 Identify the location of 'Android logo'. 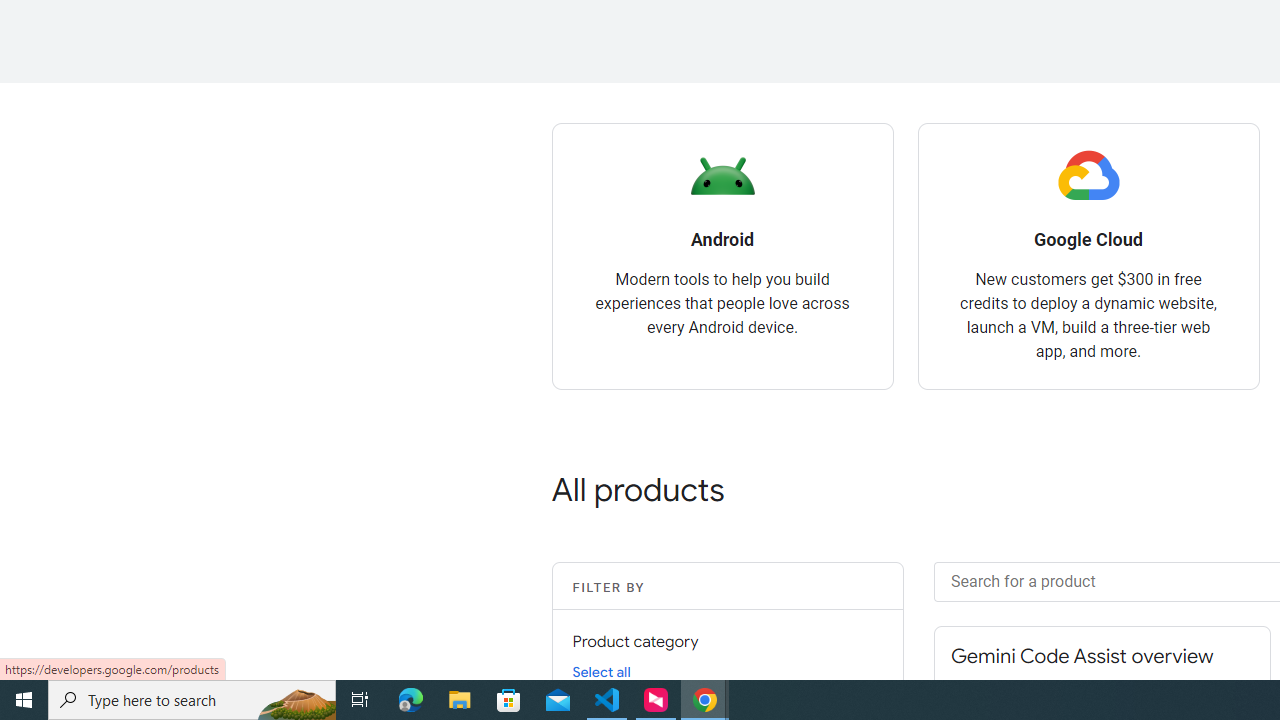
(721, 175).